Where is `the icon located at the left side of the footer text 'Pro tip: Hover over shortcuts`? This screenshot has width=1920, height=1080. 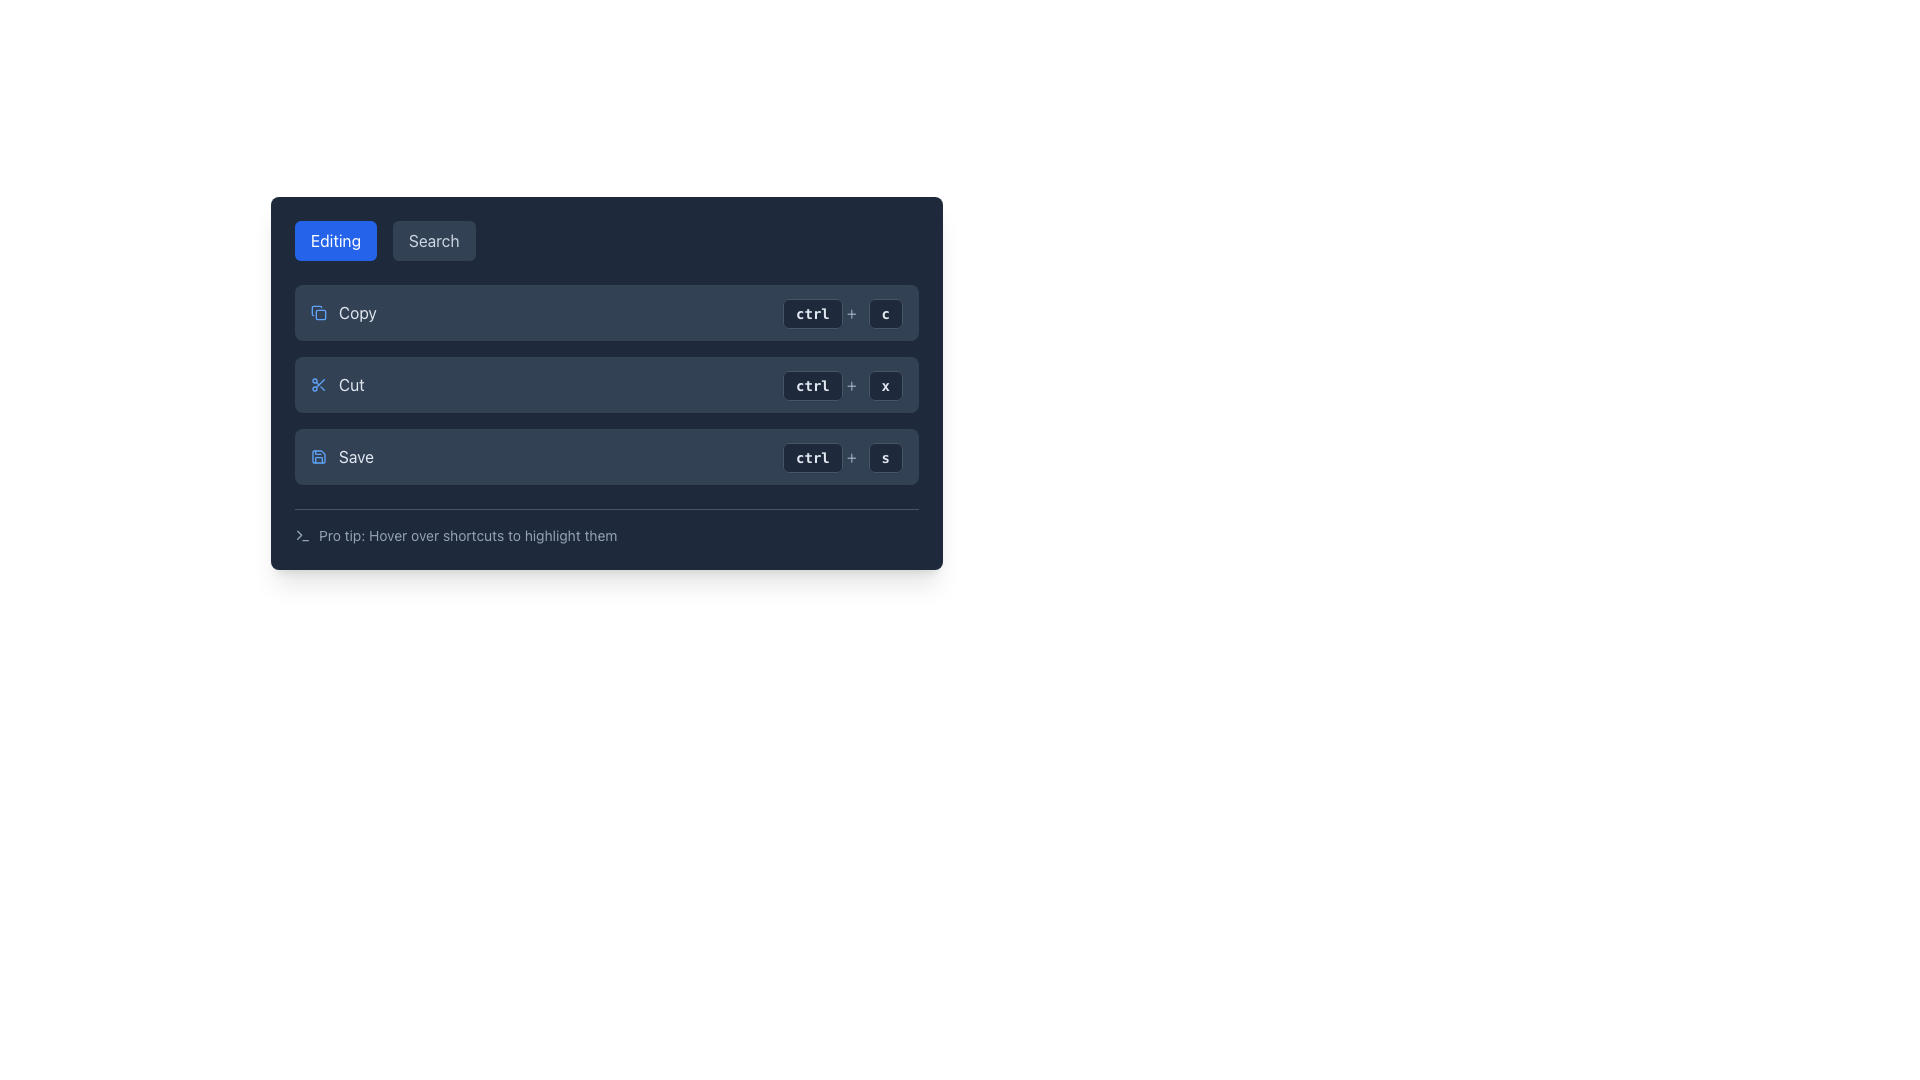
the icon located at the left side of the footer text 'Pro tip: Hover over shortcuts is located at coordinates (301, 535).